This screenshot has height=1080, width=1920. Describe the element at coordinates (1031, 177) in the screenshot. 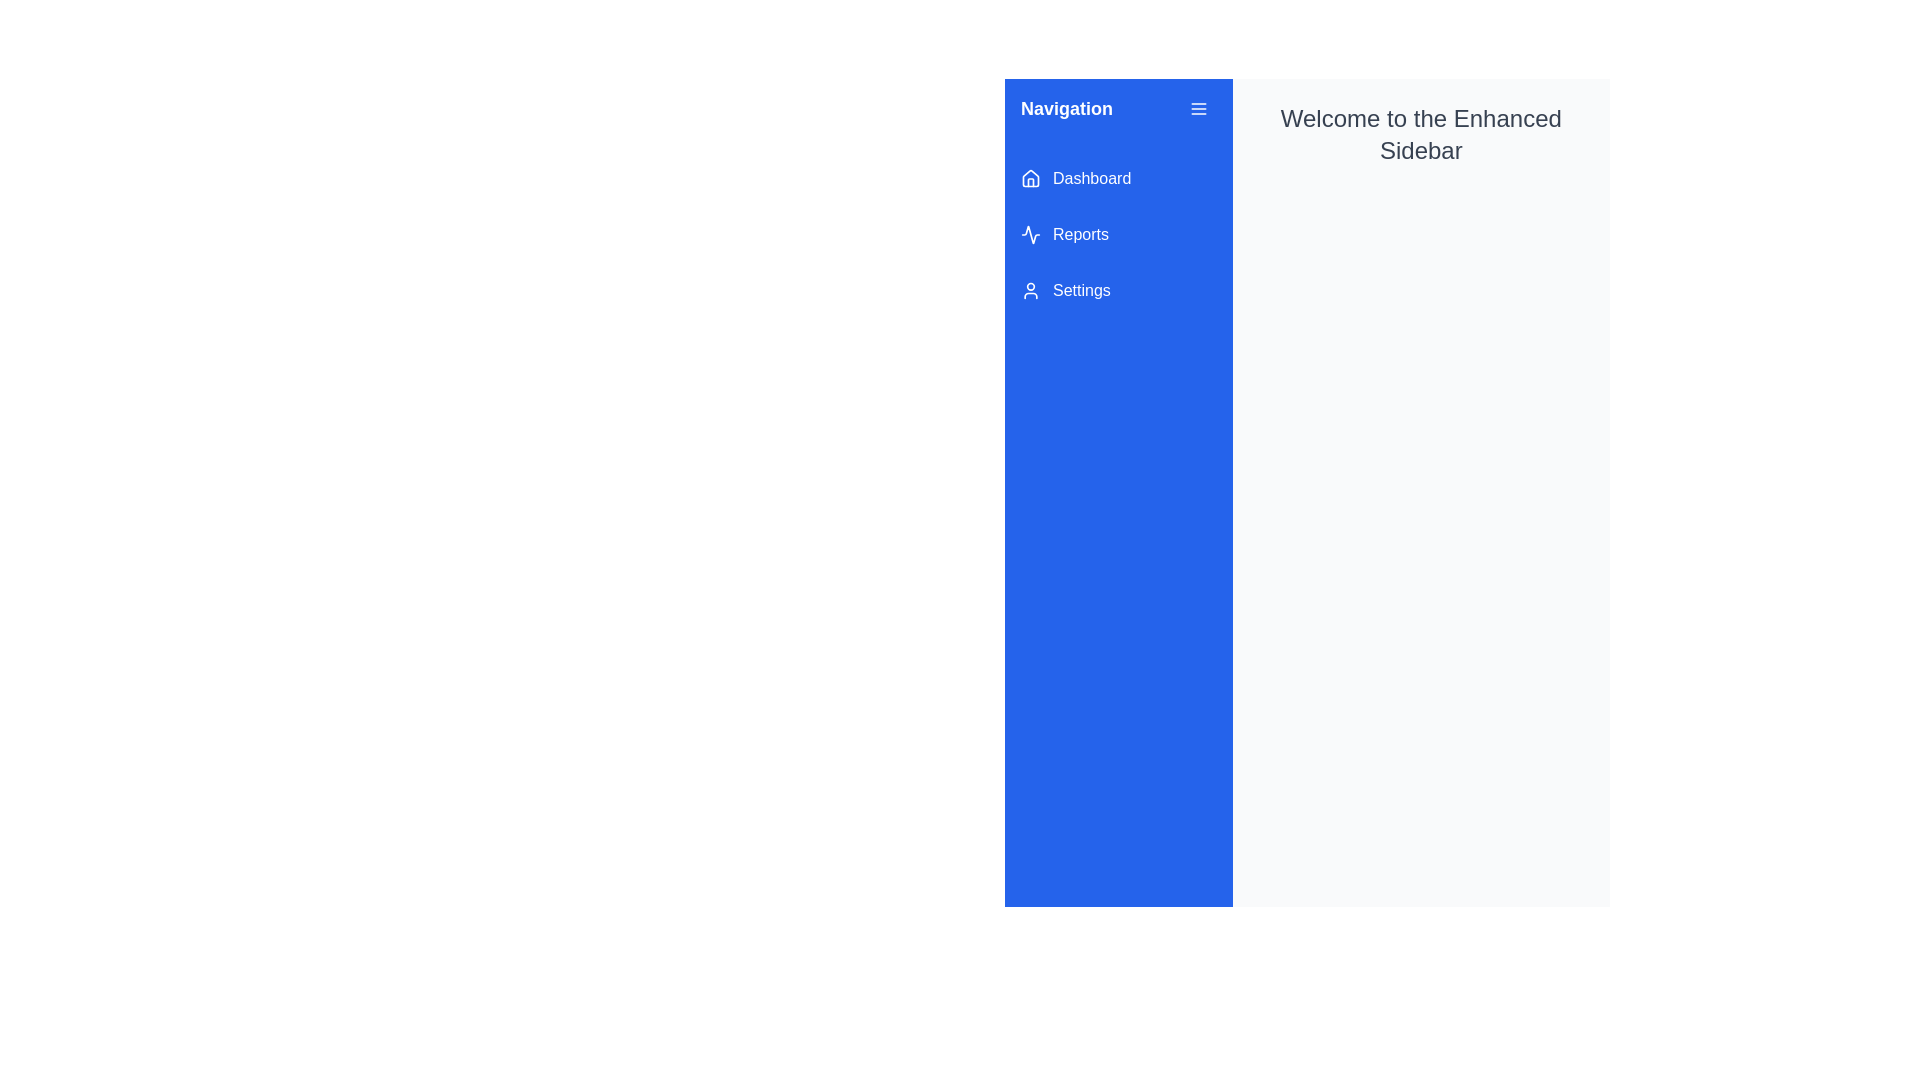

I see `the house icon with a blue background and white stroke lines located next to the 'Dashboard' text in the sidebar` at that location.